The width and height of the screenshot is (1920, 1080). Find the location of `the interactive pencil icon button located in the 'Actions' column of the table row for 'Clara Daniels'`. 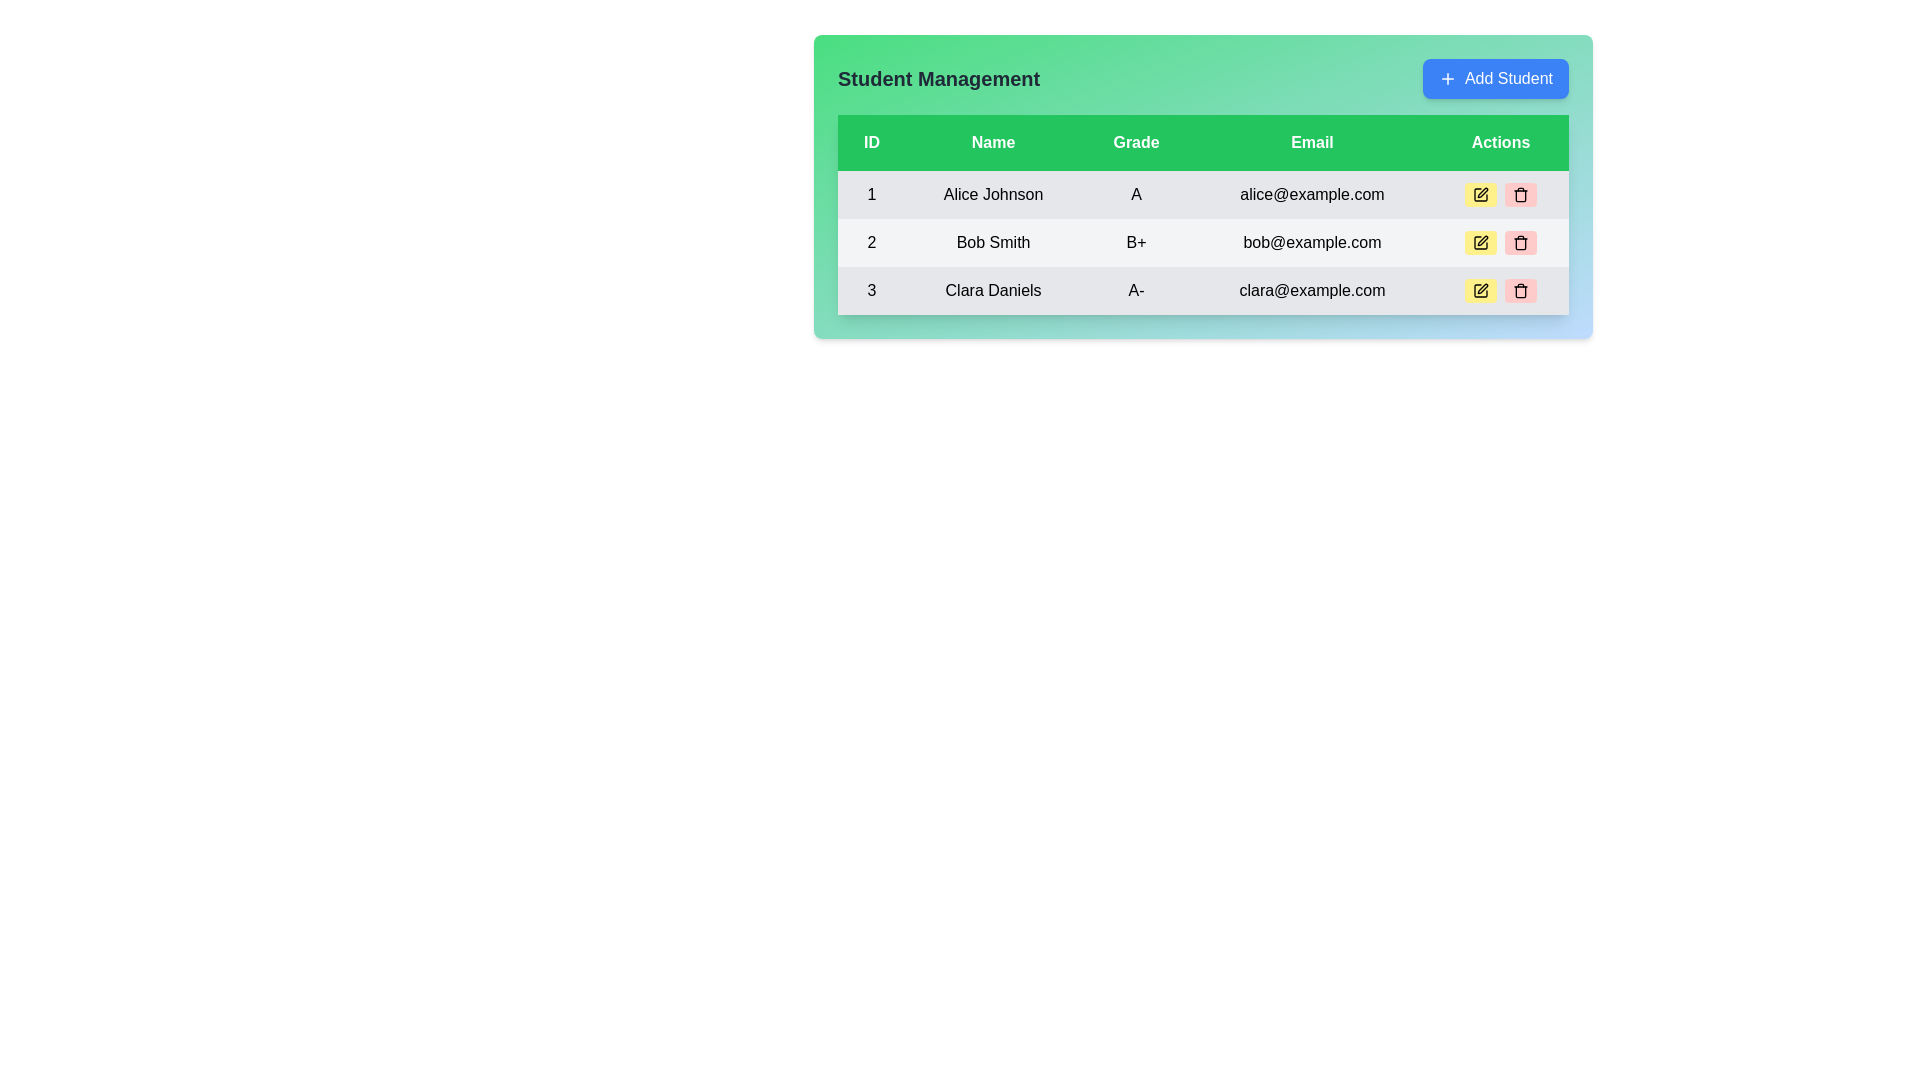

the interactive pencil icon button located in the 'Actions' column of the table row for 'Clara Daniels' is located at coordinates (1480, 290).